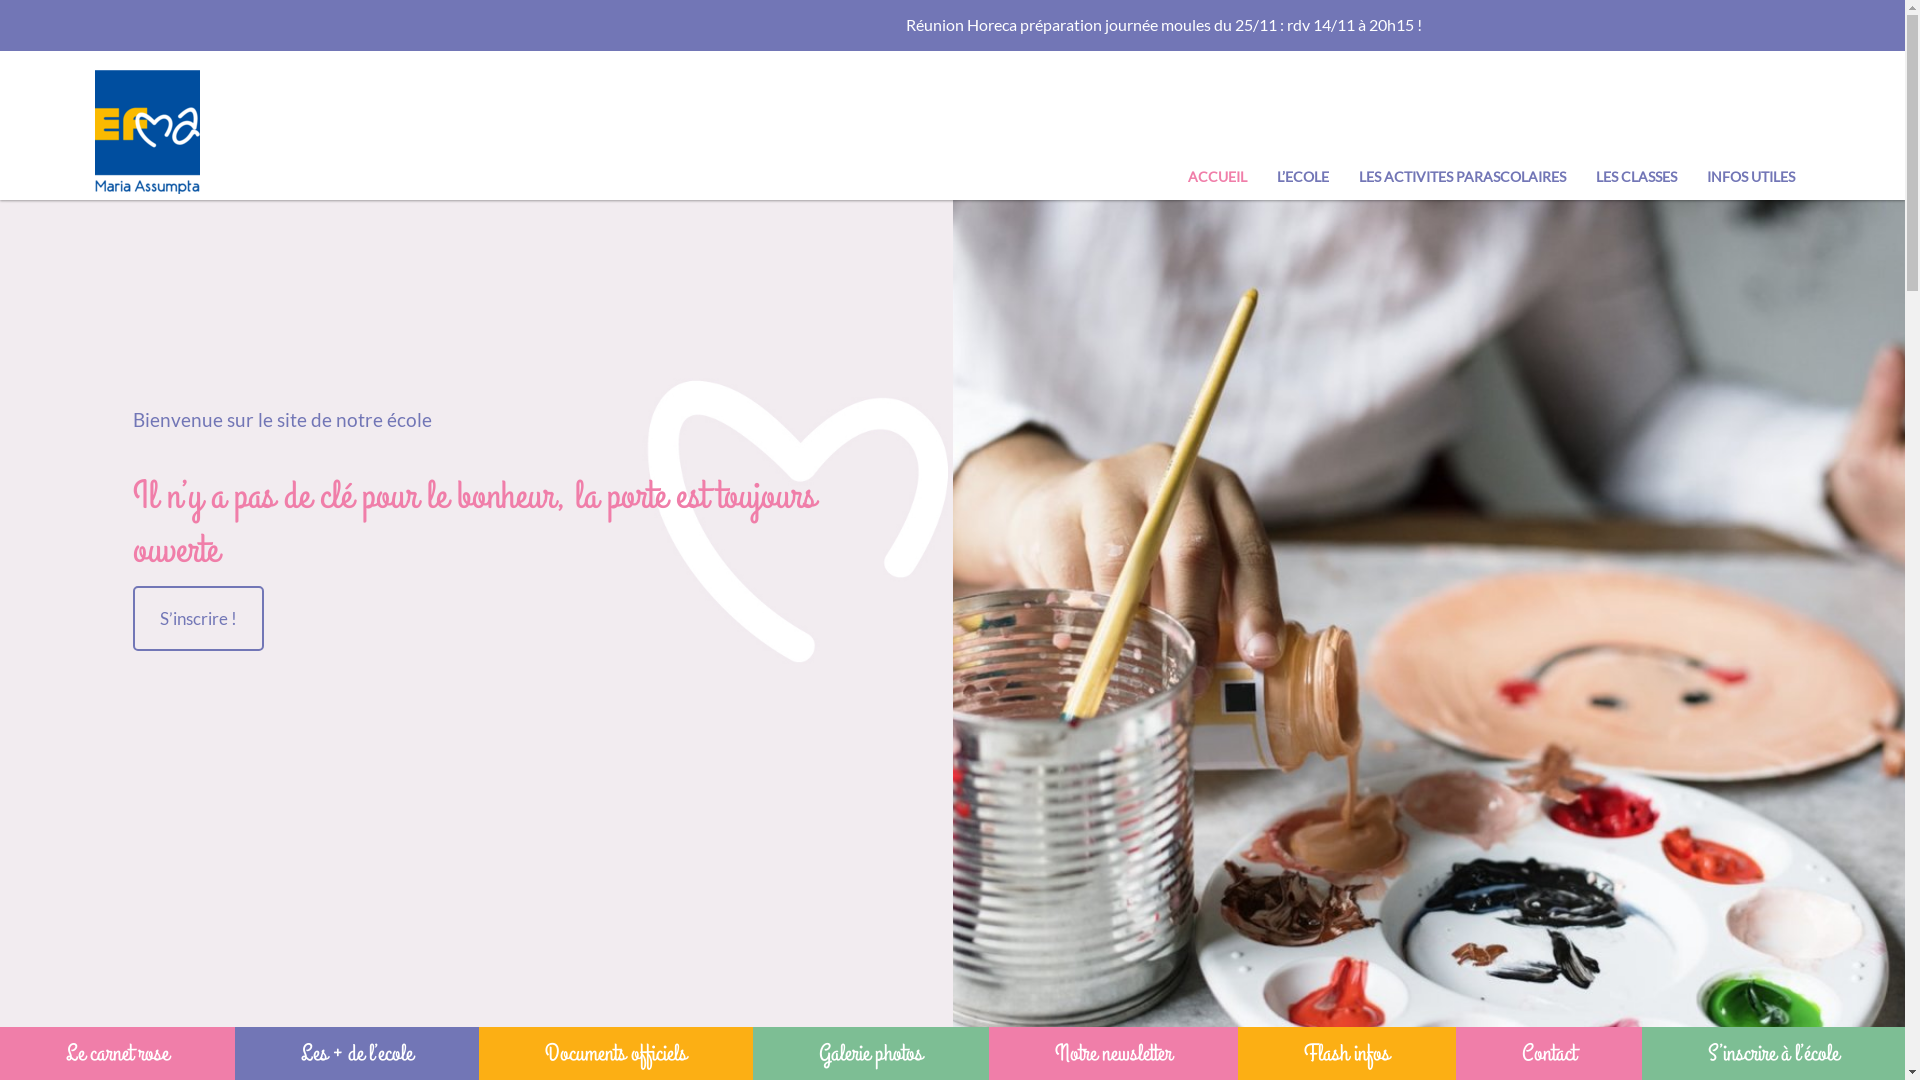 This screenshot has width=1920, height=1080. I want to click on 'Flash infos', so click(1347, 1052).